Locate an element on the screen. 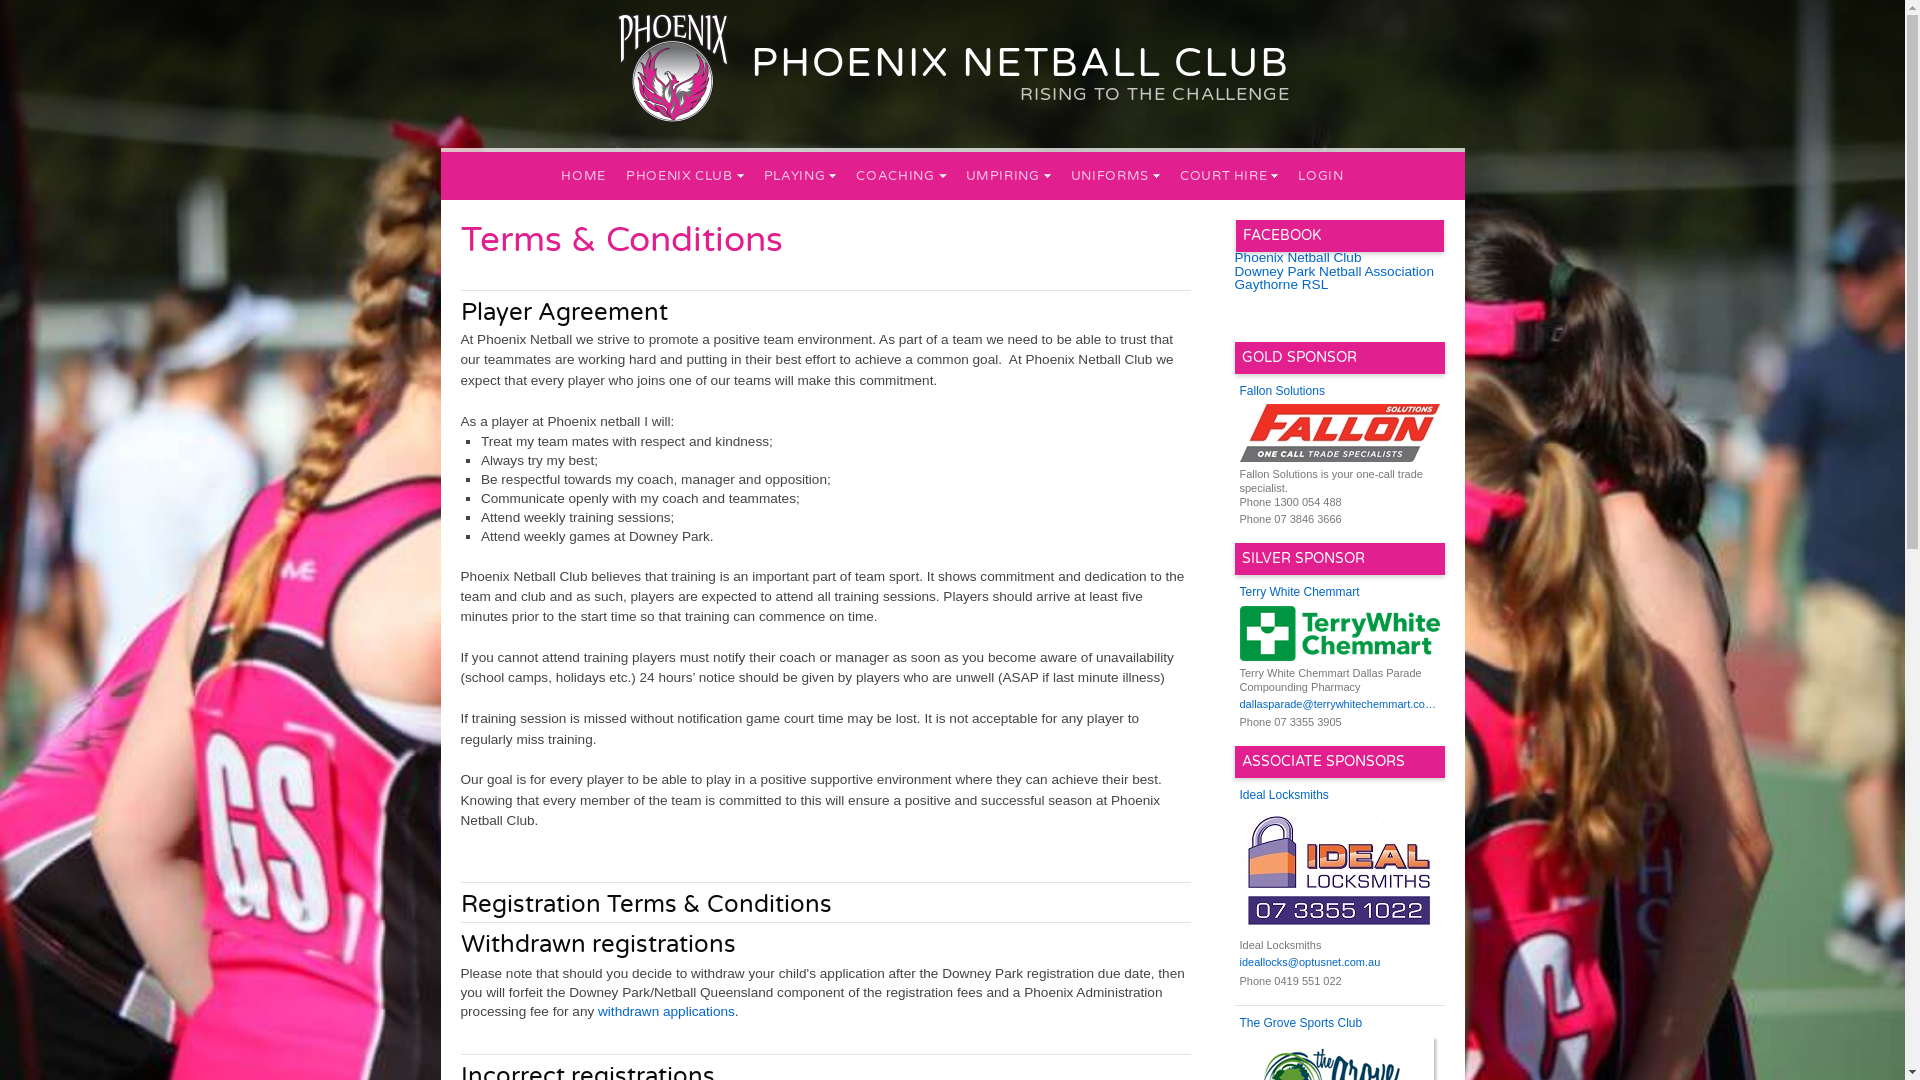 This screenshot has height=1080, width=1920. 'HOME' is located at coordinates (582, 175).